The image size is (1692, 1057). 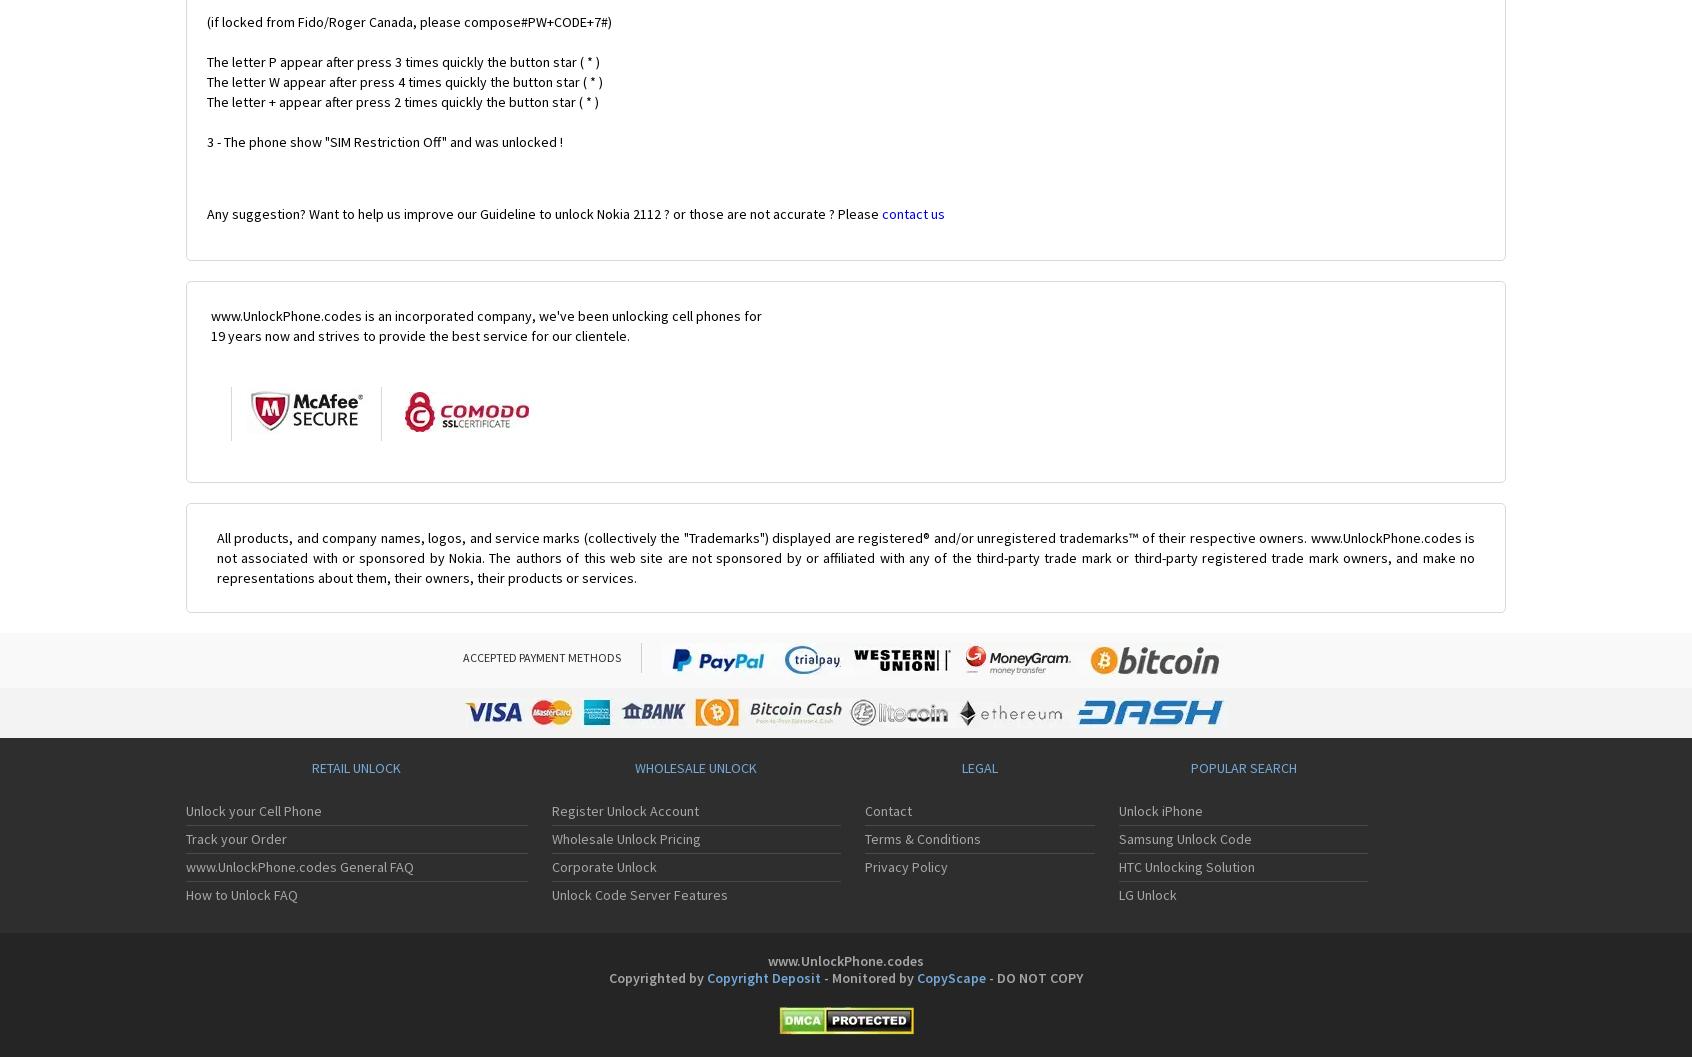 What do you see at coordinates (916, 978) in the screenshot?
I see `'CopyScape'` at bounding box center [916, 978].